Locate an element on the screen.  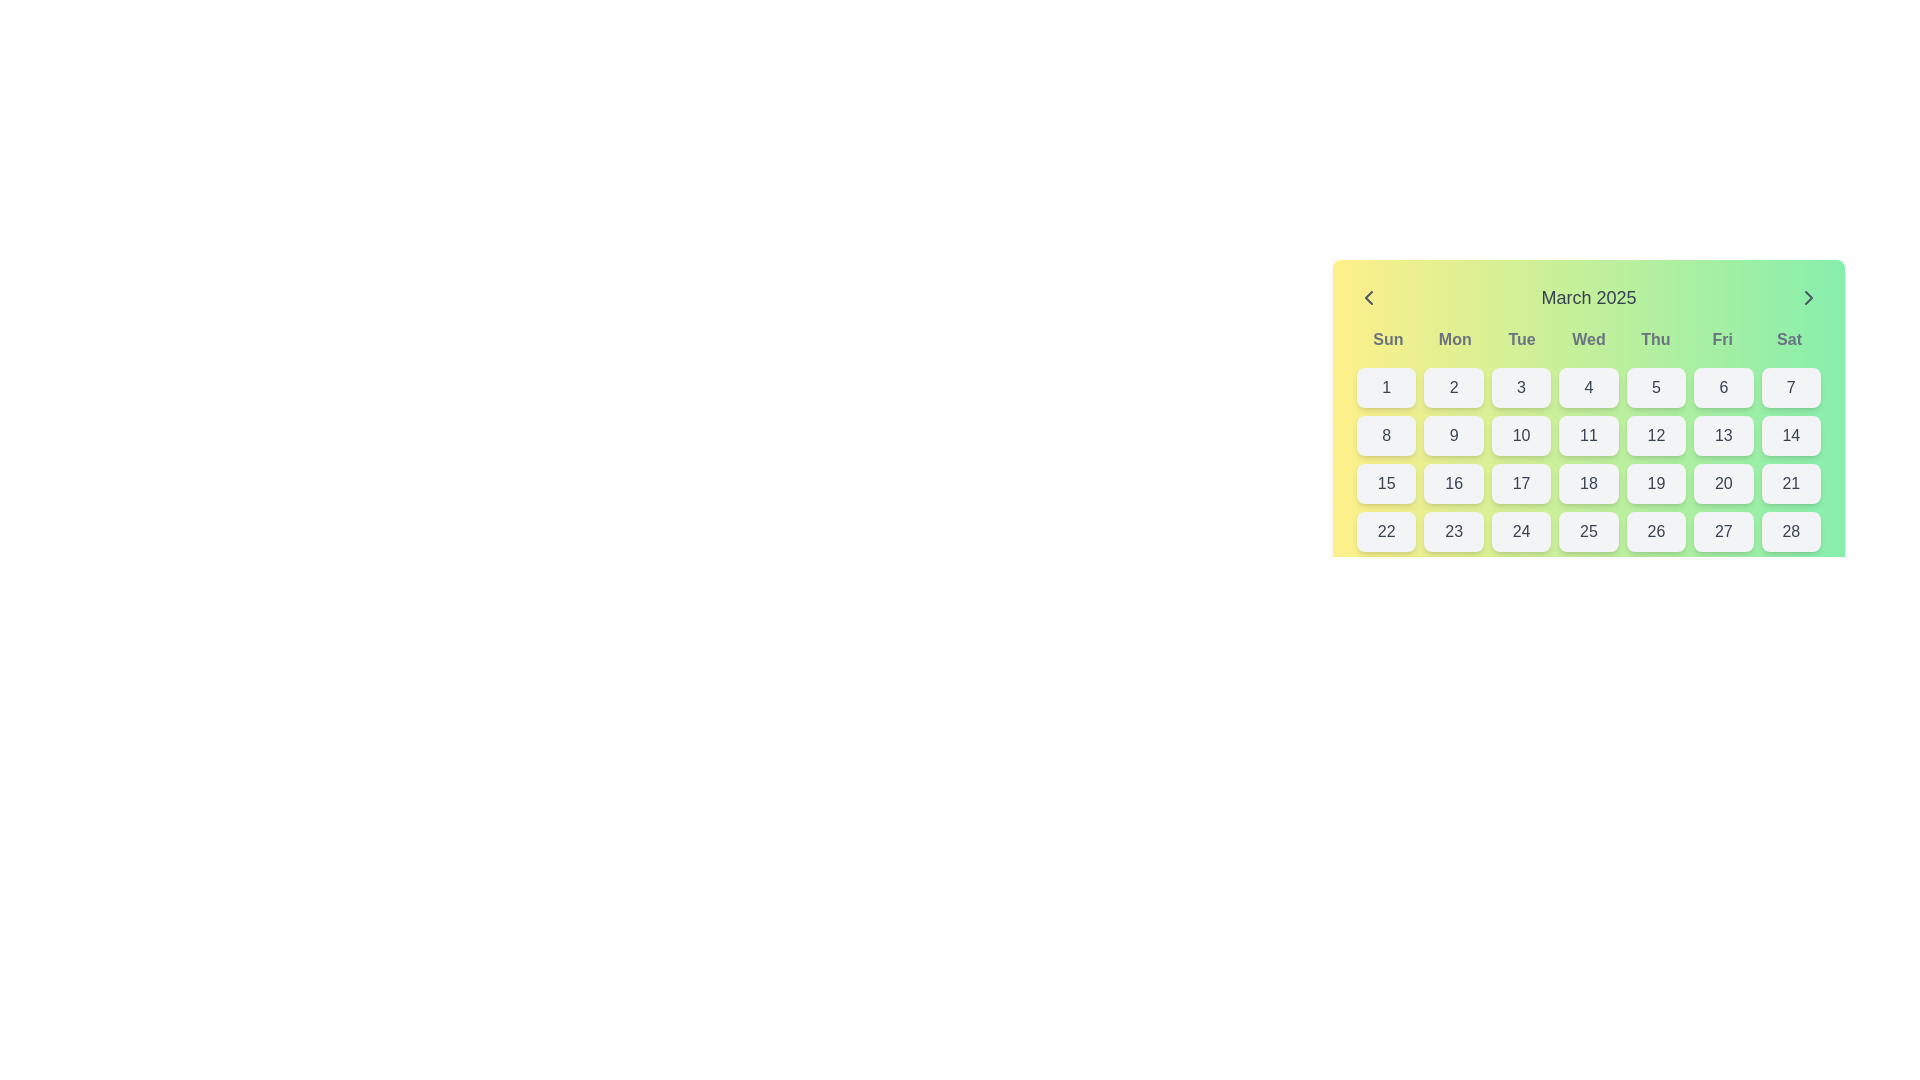
the date button labeled '9' in the calendar grid is located at coordinates (1454, 434).